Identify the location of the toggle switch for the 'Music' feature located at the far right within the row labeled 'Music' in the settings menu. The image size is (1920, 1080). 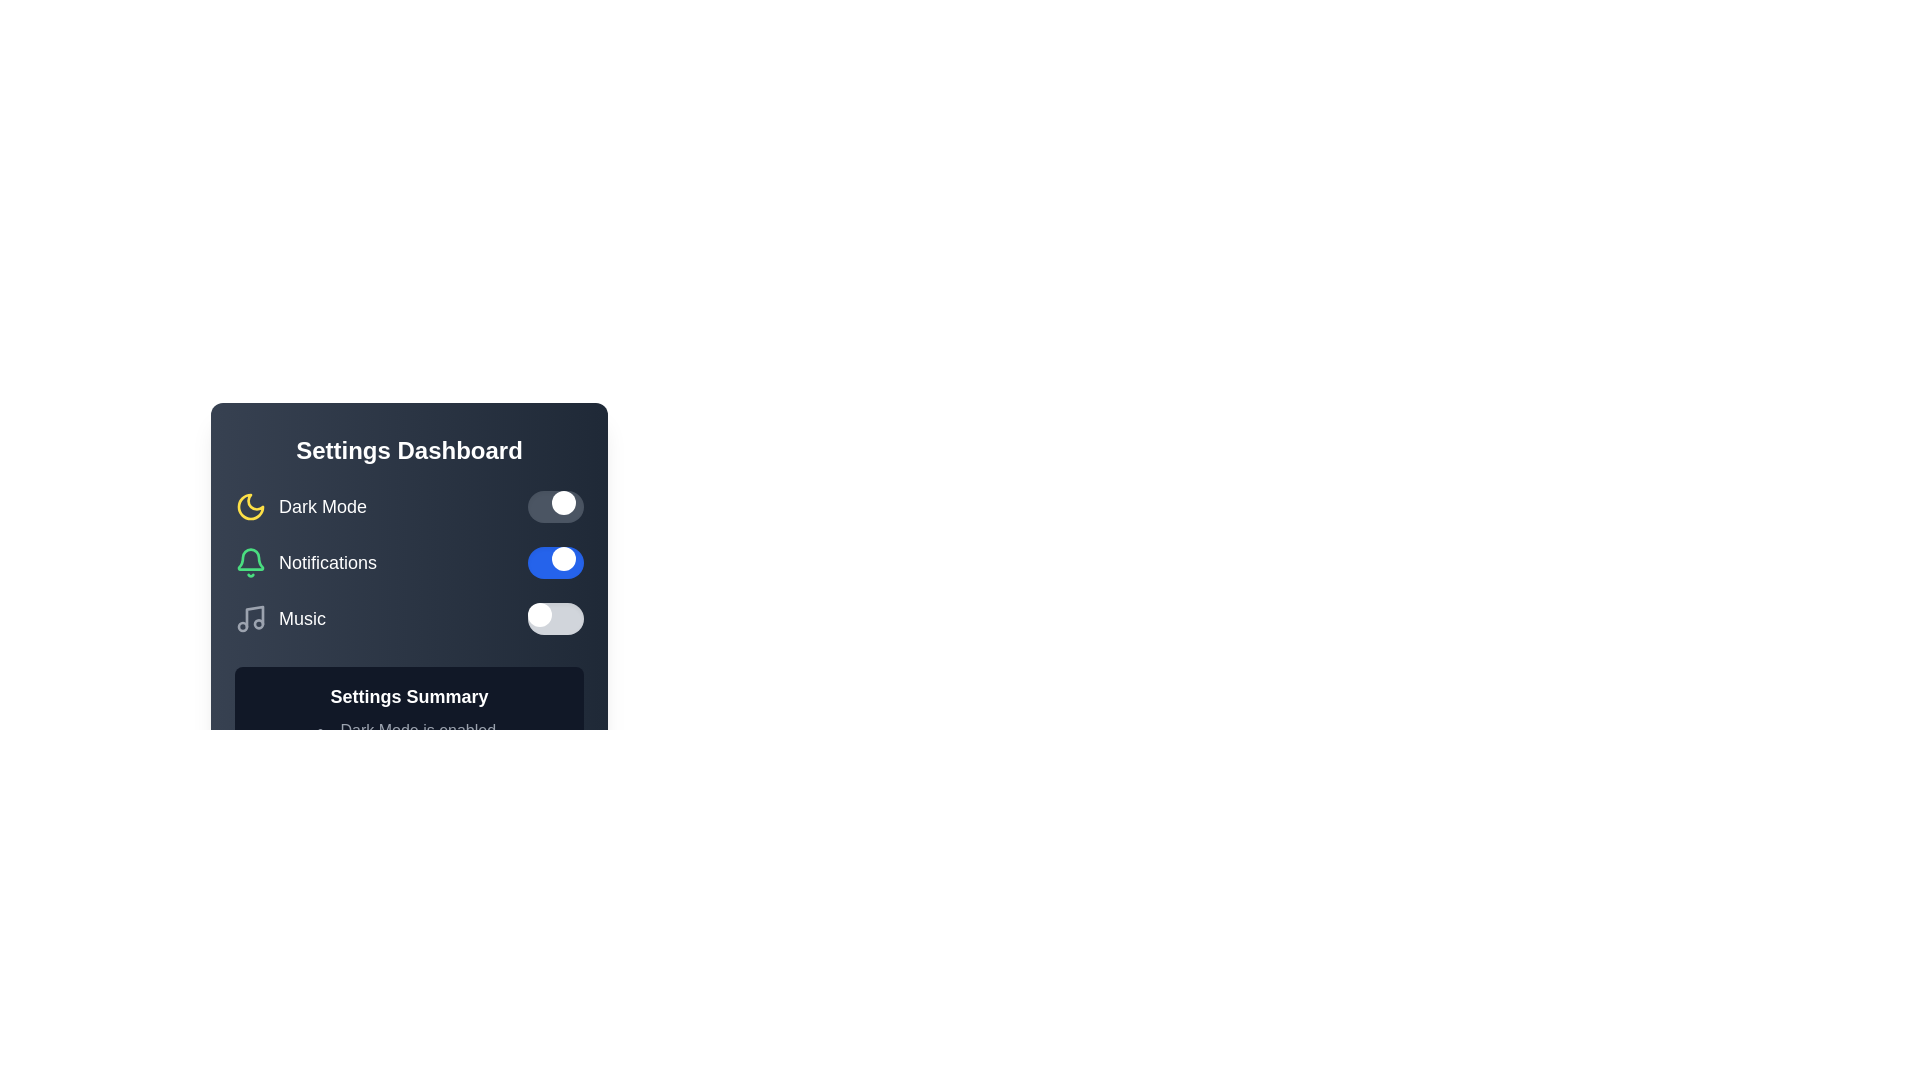
(556, 617).